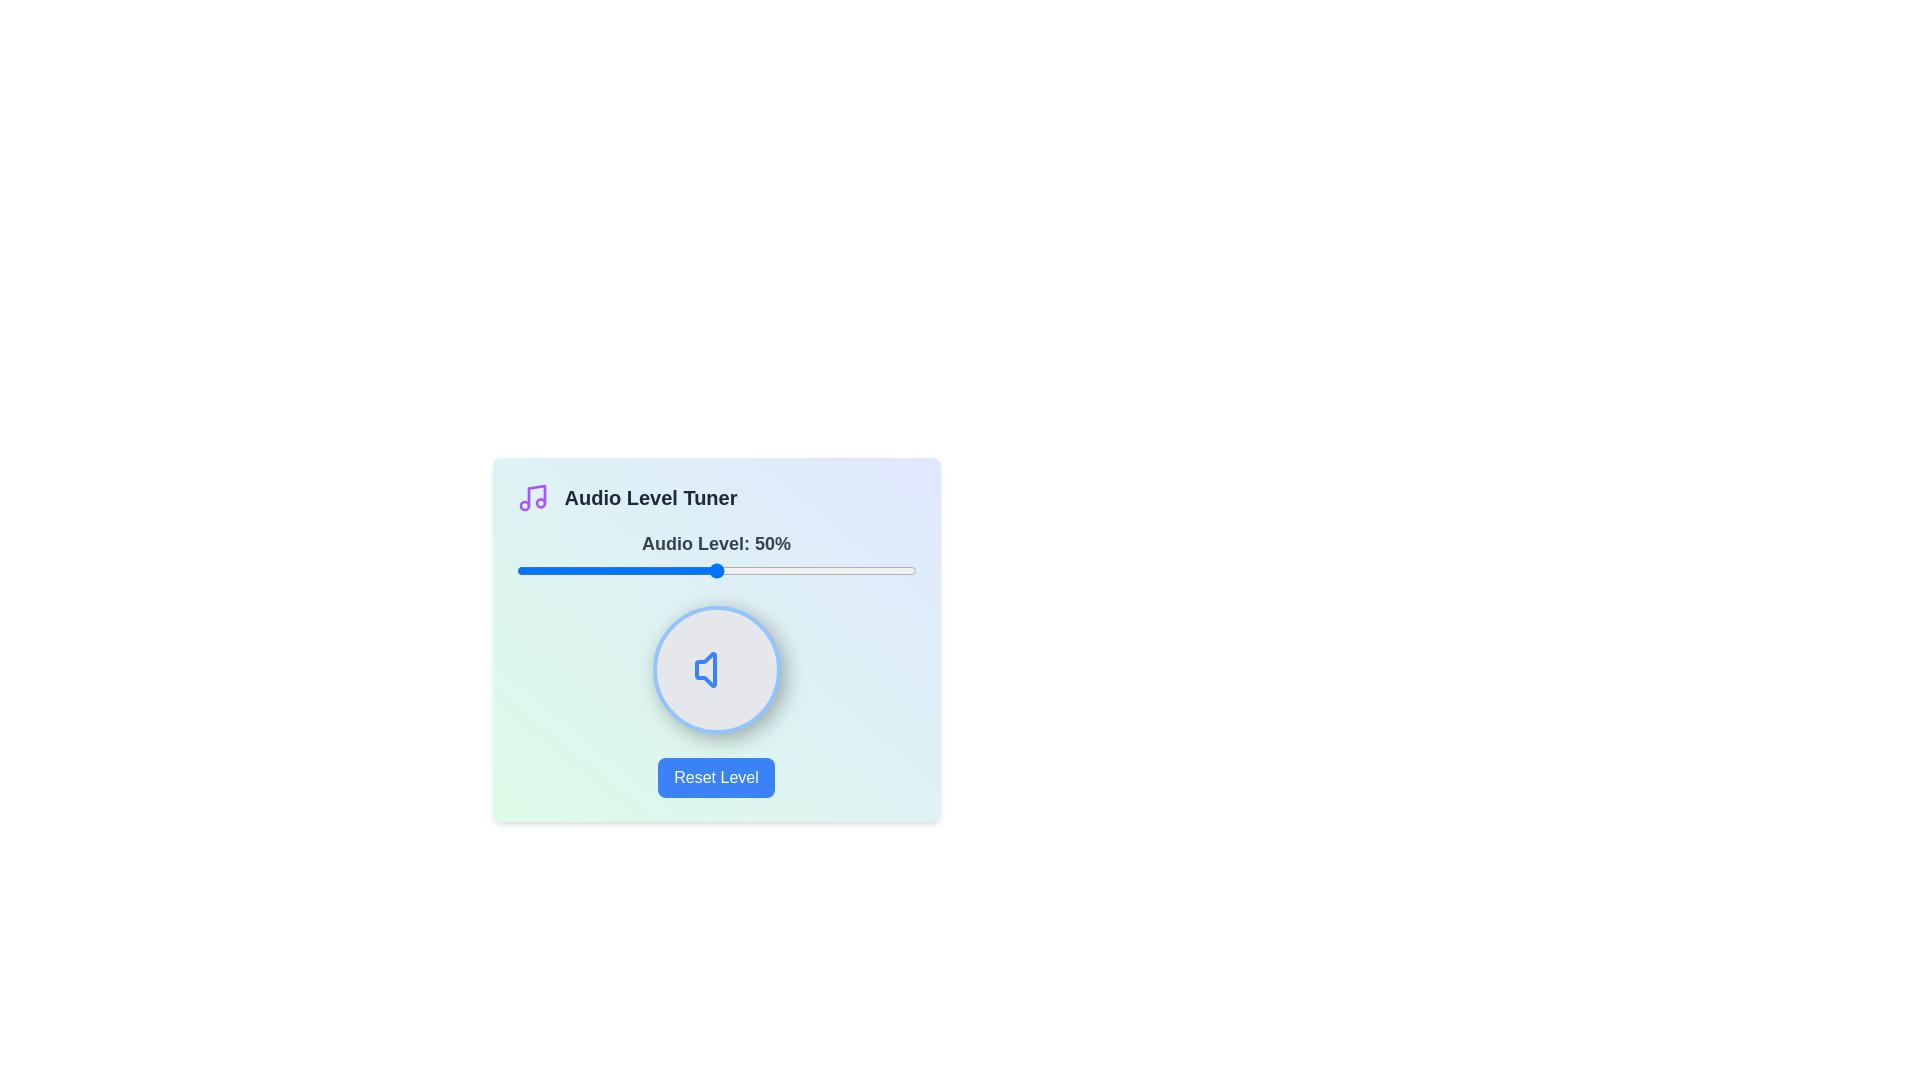 The height and width of the screenshot is (1080, 1920). Describe the element at coordinates (716, 777) in the screenshot. I see `reset button to set the audio level to 50%` at that location.